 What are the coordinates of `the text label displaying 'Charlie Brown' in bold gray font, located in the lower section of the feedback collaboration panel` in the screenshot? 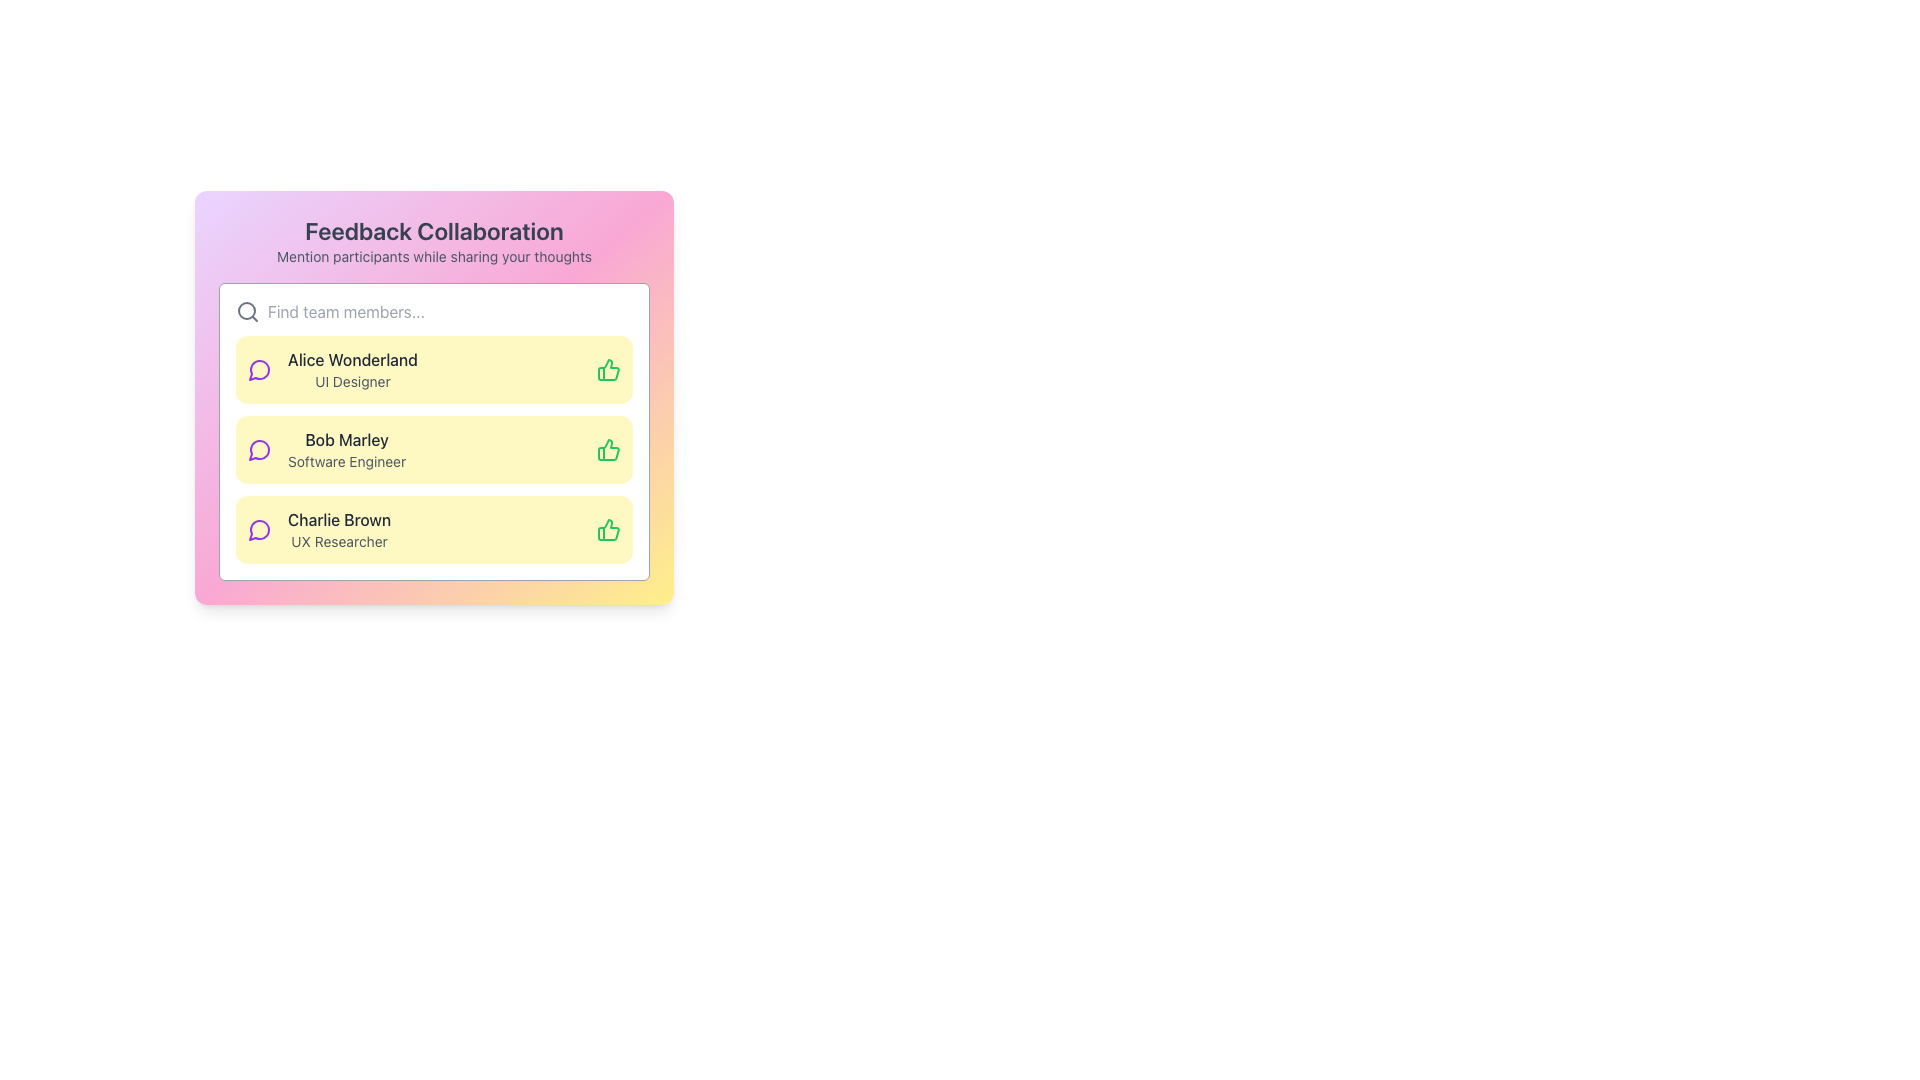 It's located at (339, 519).